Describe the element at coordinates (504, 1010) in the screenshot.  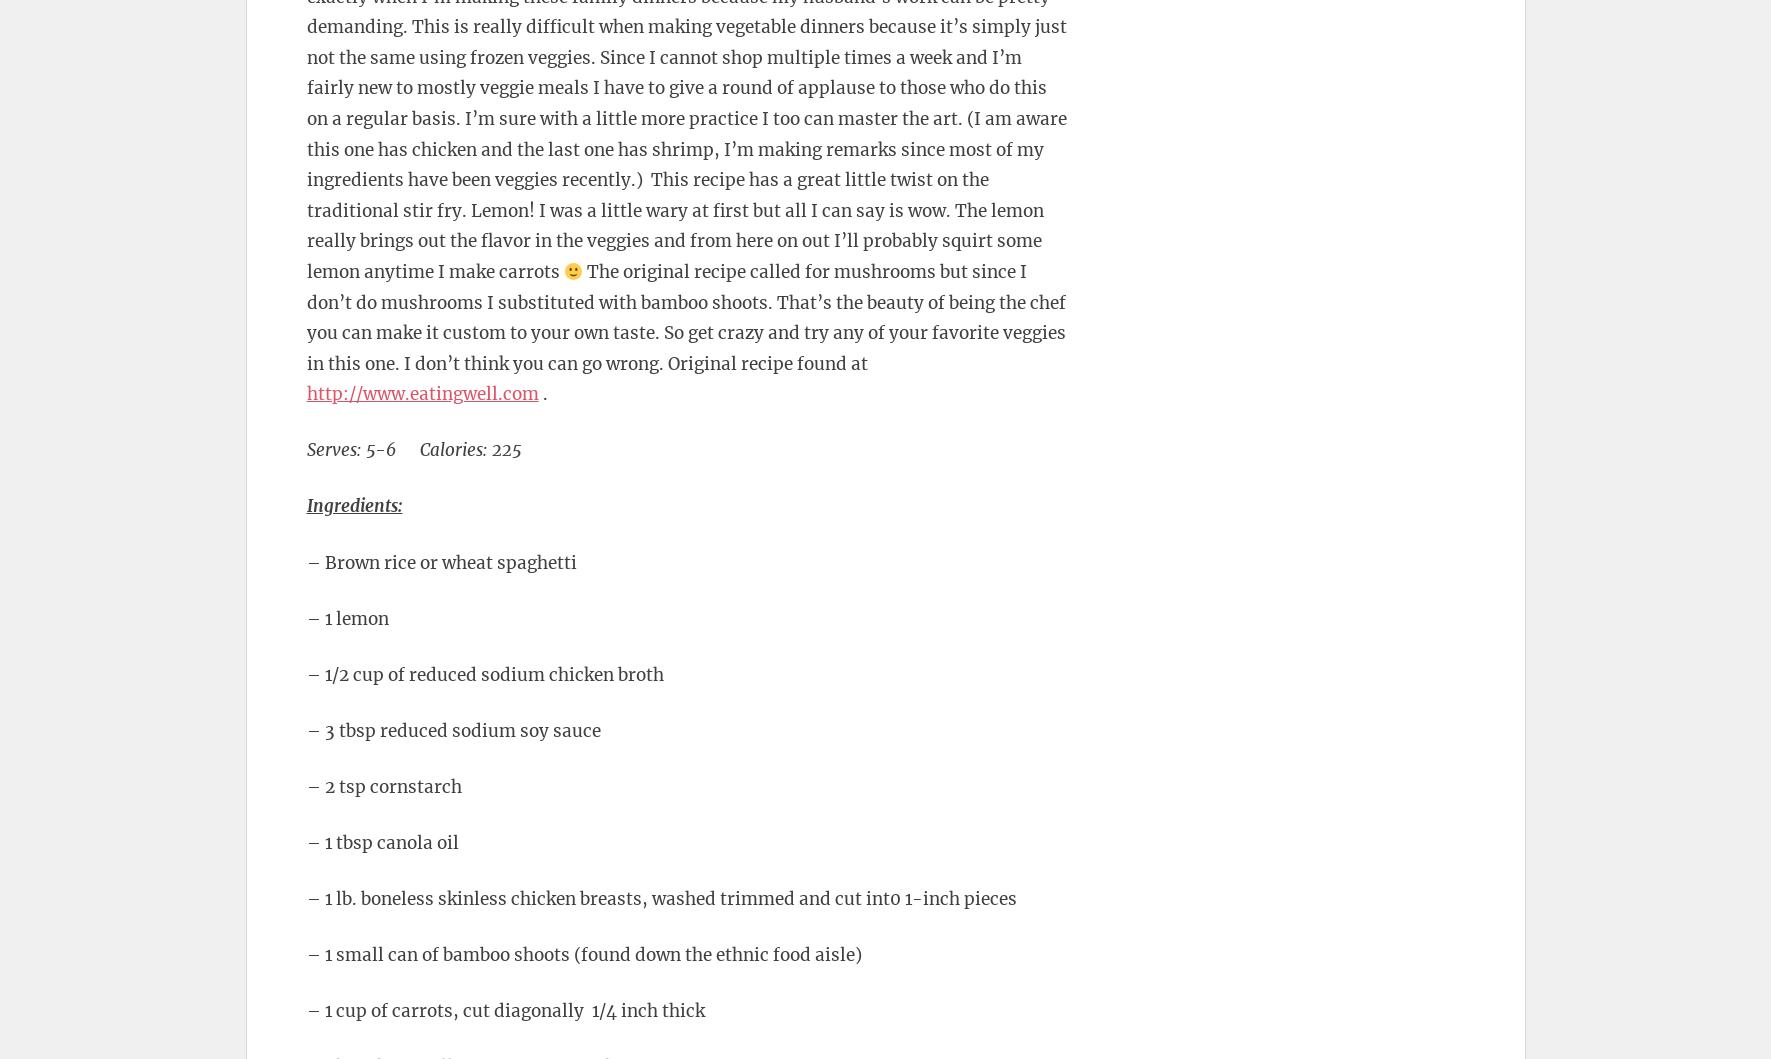
I see `'– 1 cup of carrots, cut diagonally  1/4 inch thick'` at that location.